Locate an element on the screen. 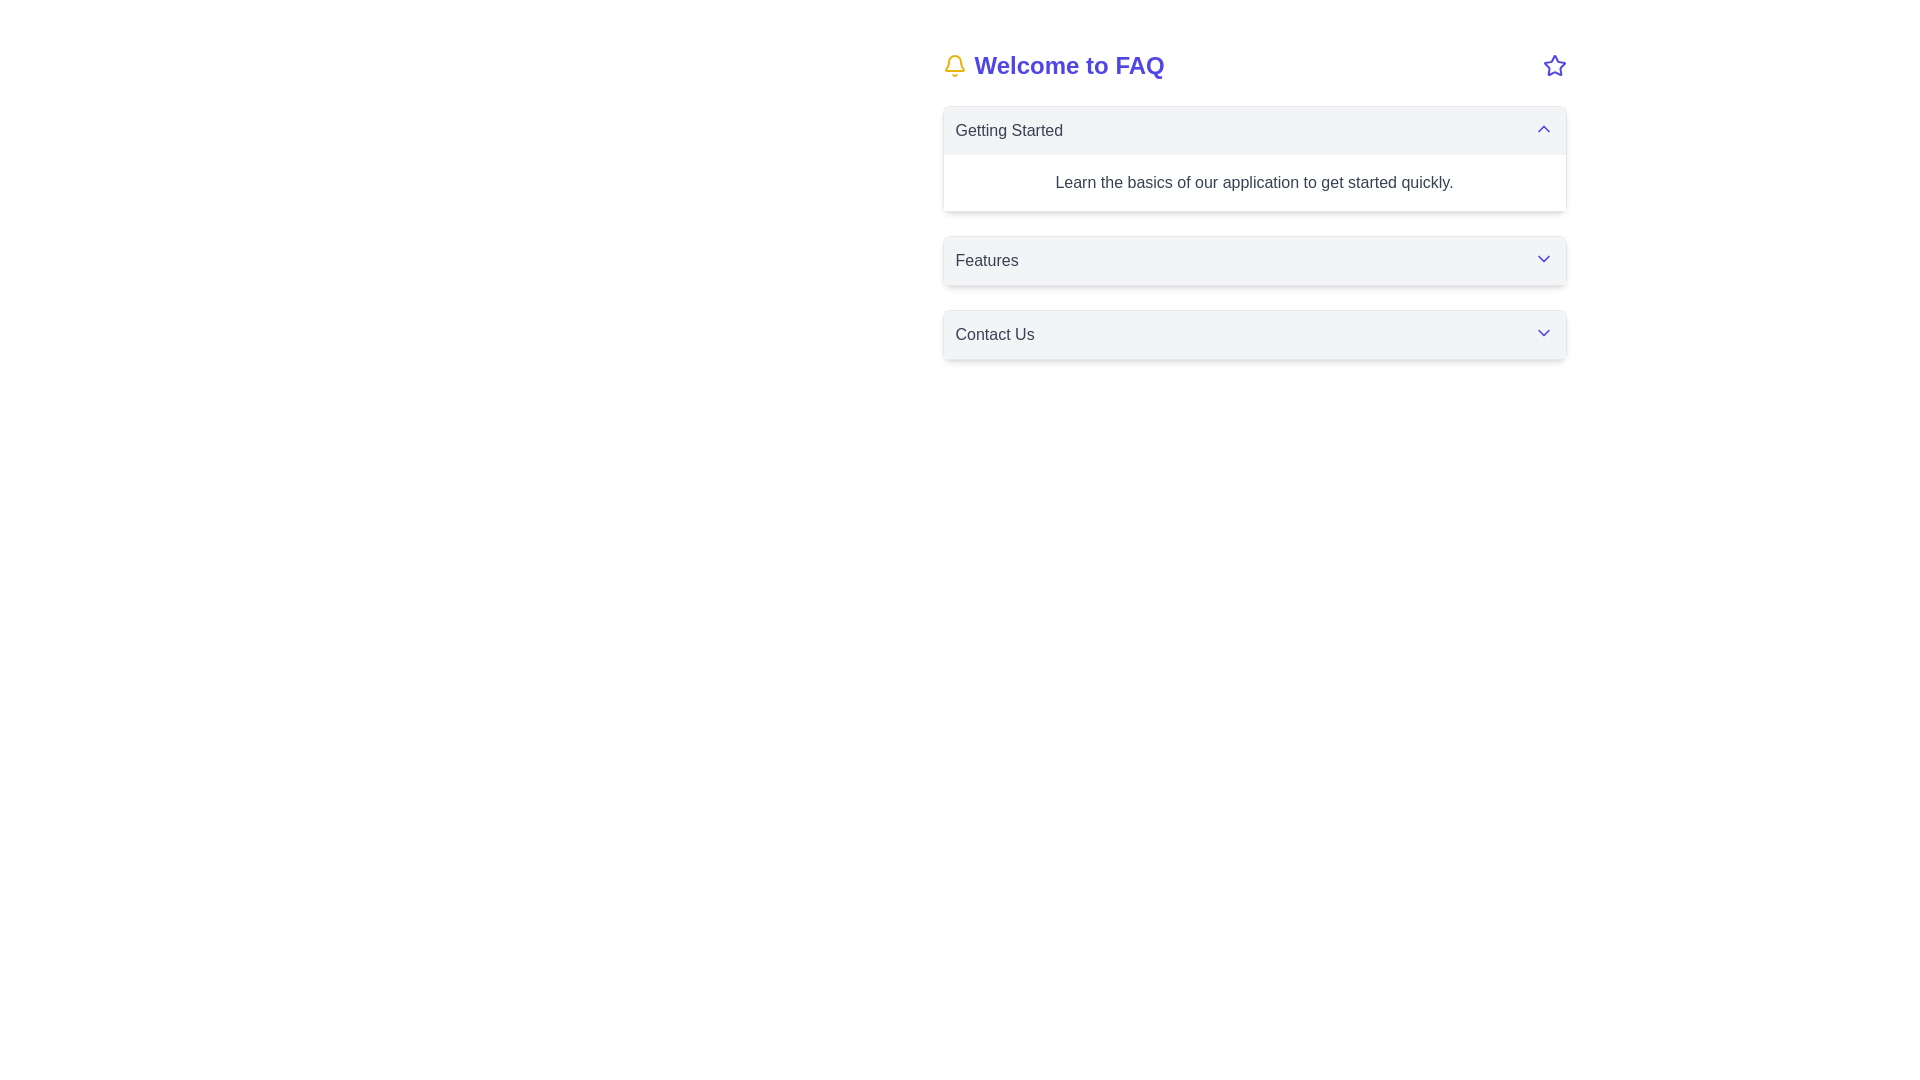 Image resolution: width=1920 pixels, height=1080 pixels. the 'Contact Us' dropdown trigger is located at coordinates (1253, 334).